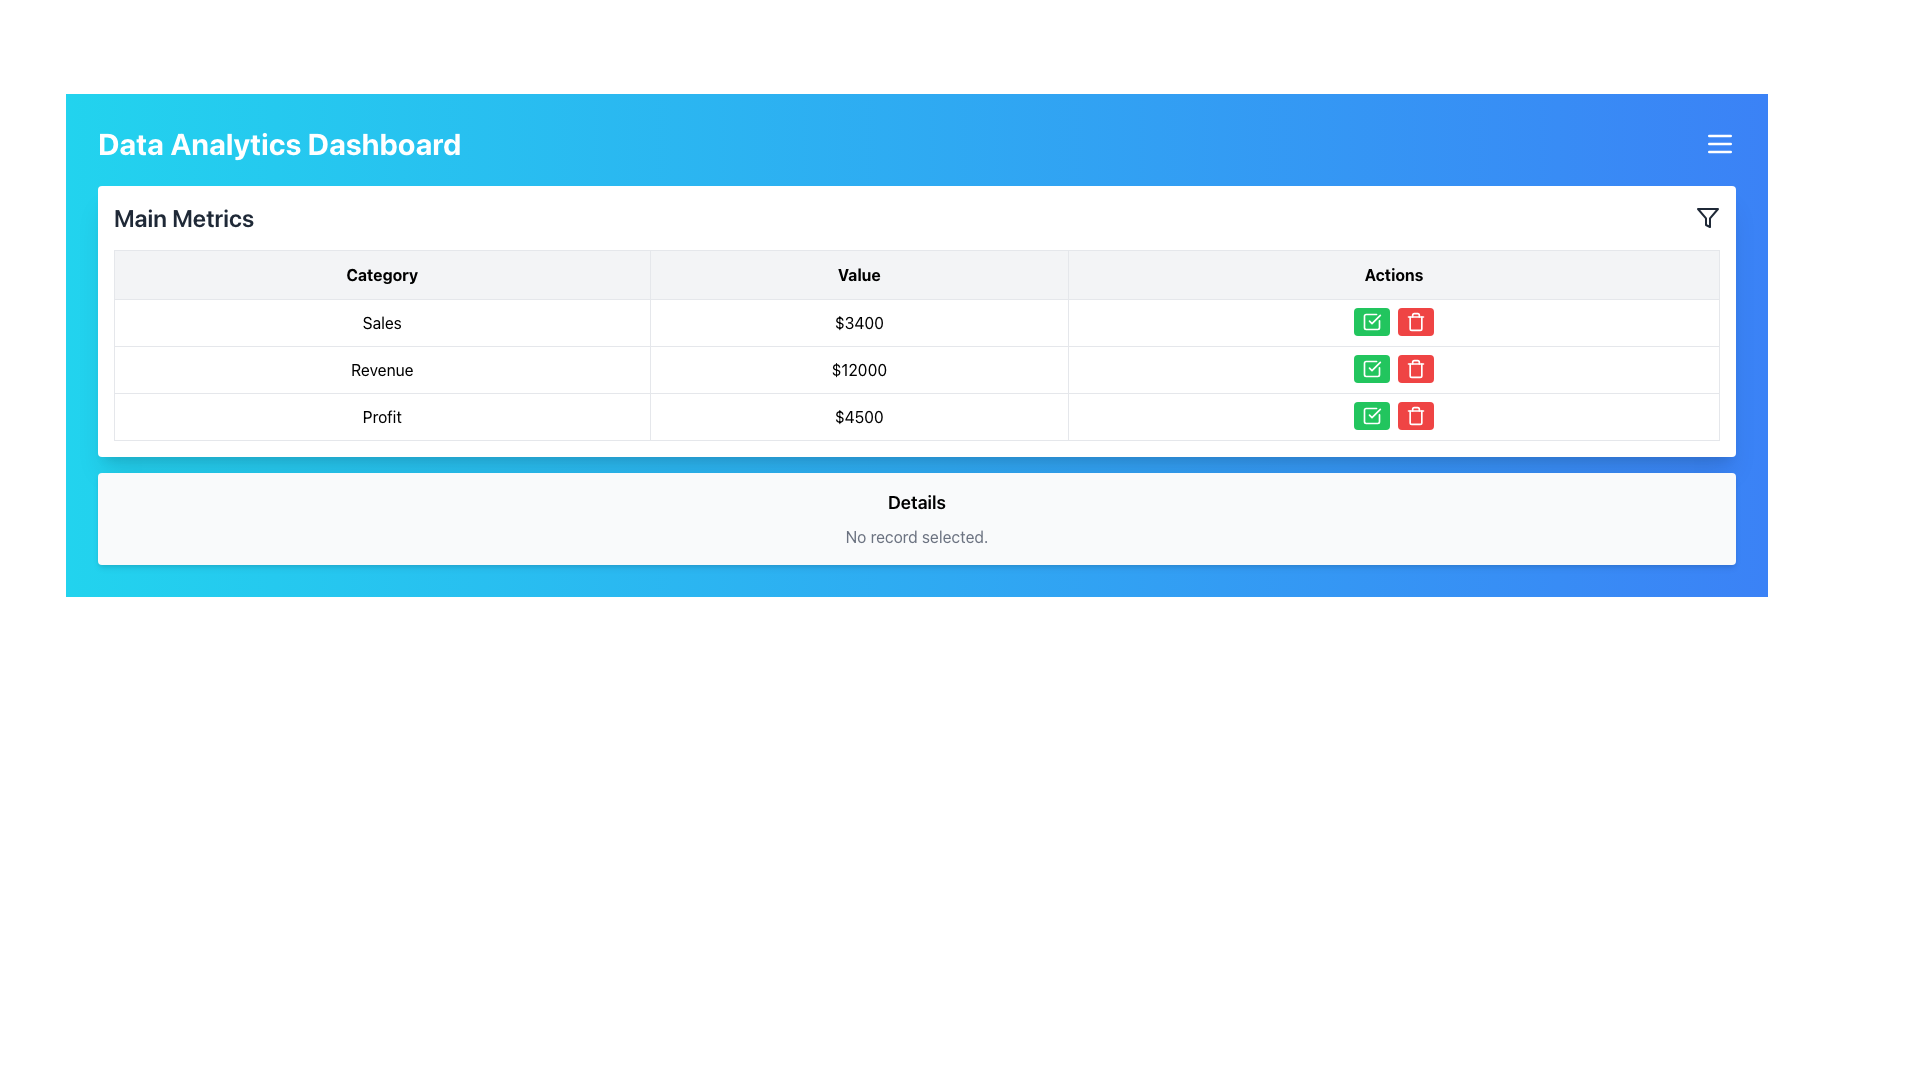 This screenshot has height=1080, width=1920. What do you see at coordinates (1415, 416) in the screenshot?
I see `the delete icon in the 'Actions' column of the data table` at bounding box center [1415, 416].